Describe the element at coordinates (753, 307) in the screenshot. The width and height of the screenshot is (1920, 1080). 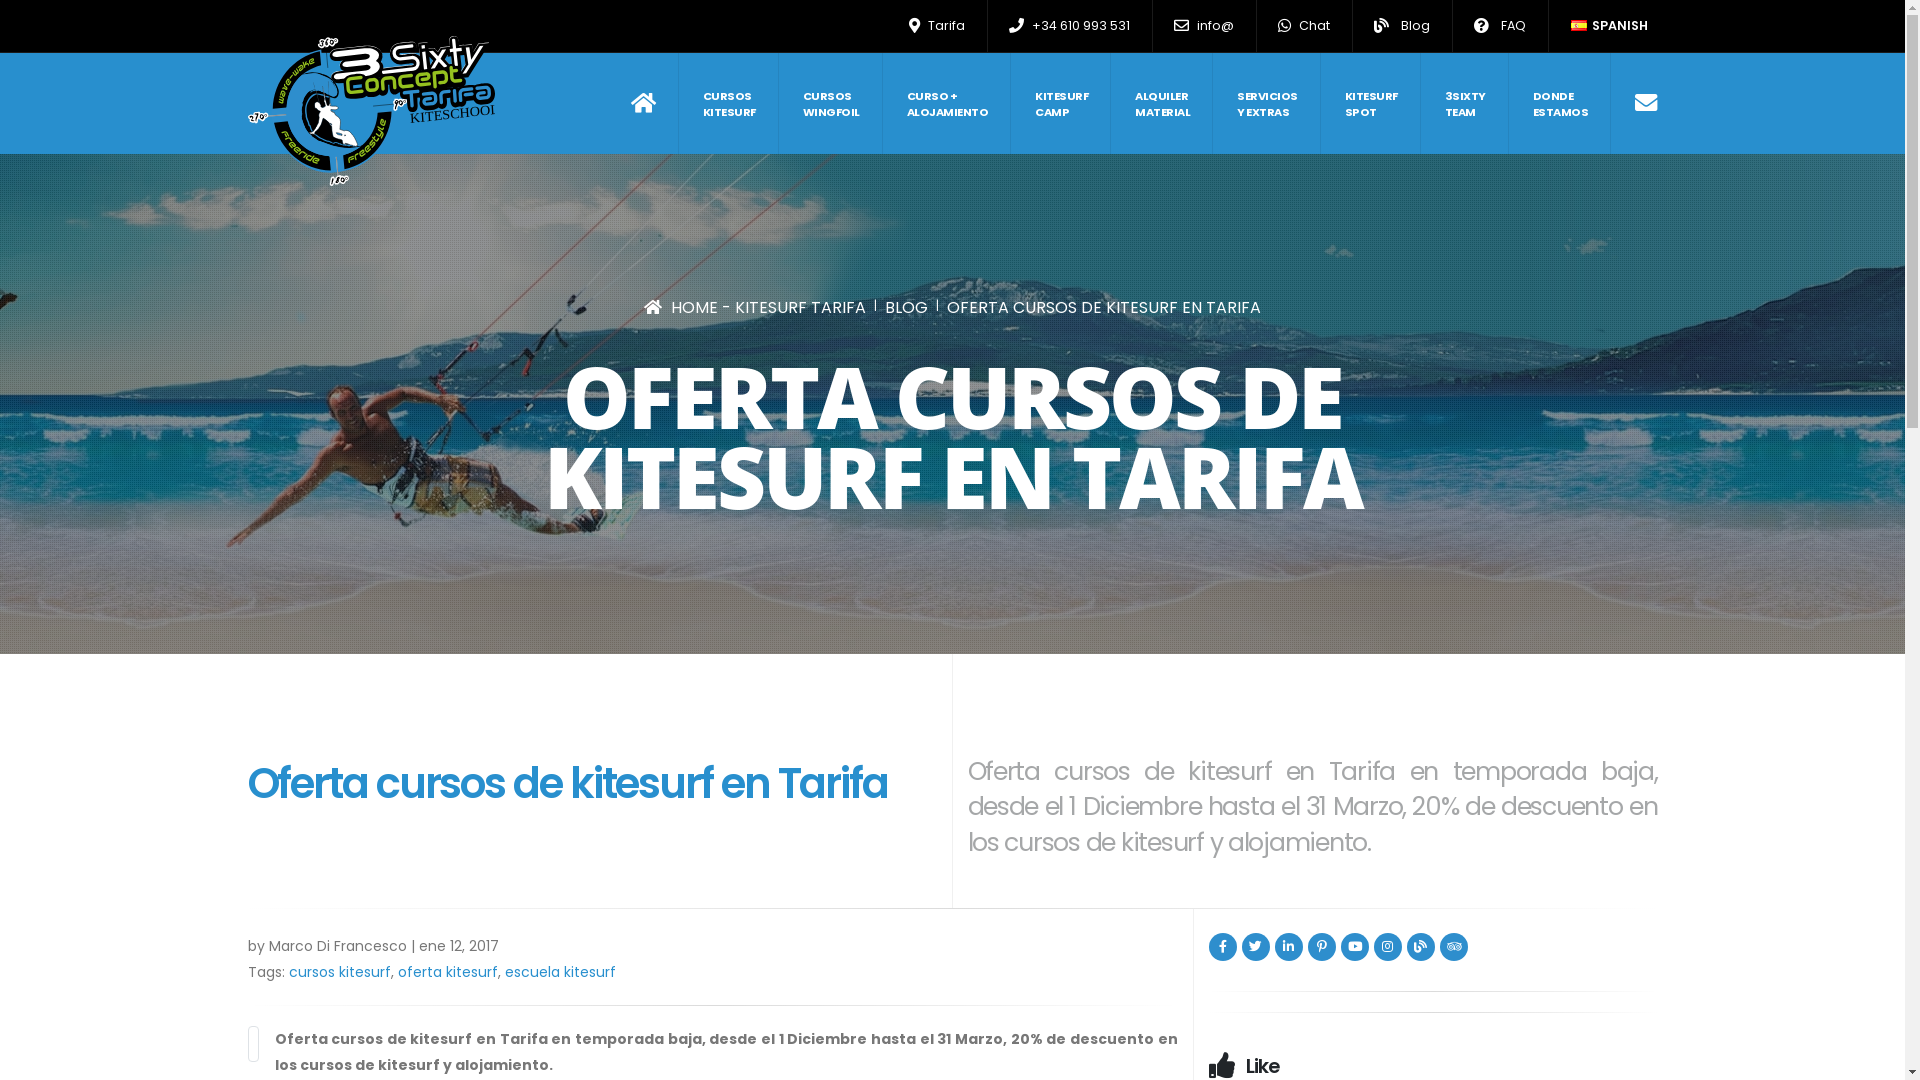
I see `'HOME - KITESURF TARIFA'` at that location.